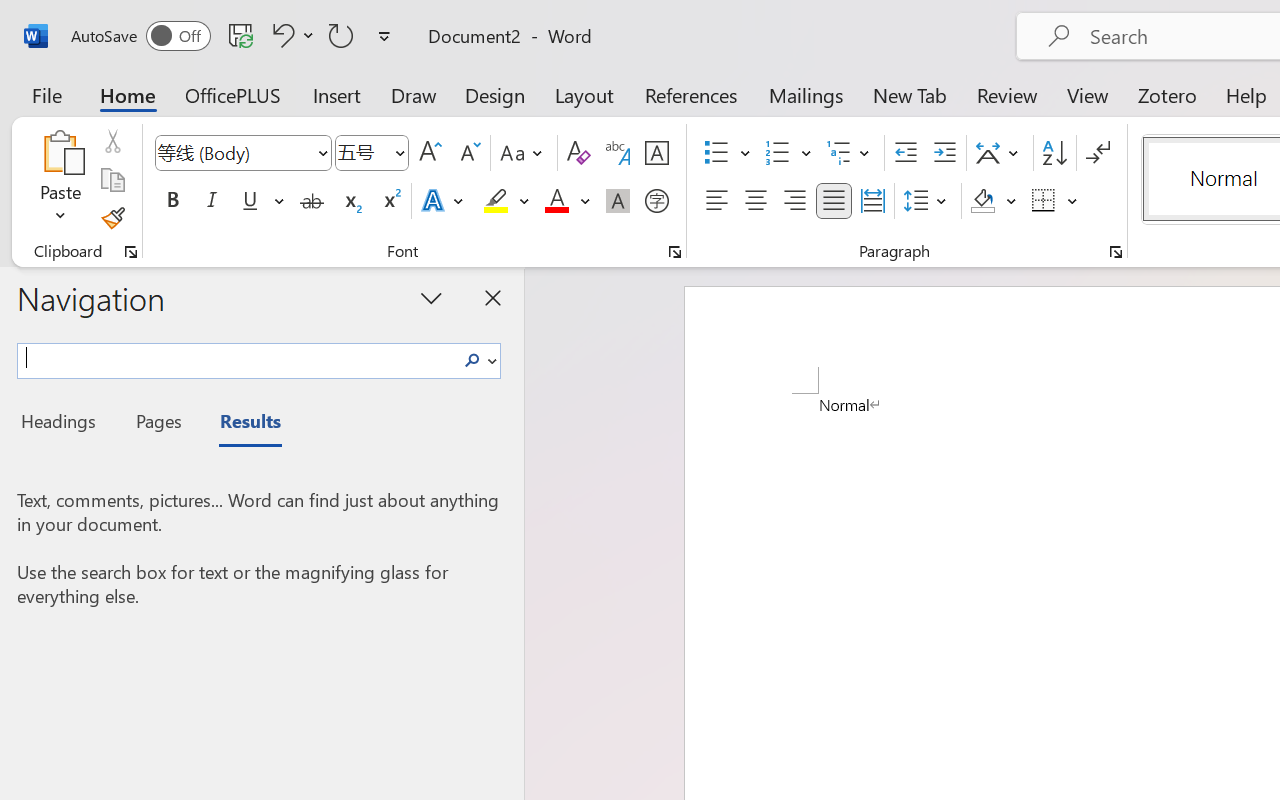  I want to click on 'Multilevel List', so click(850, 153).